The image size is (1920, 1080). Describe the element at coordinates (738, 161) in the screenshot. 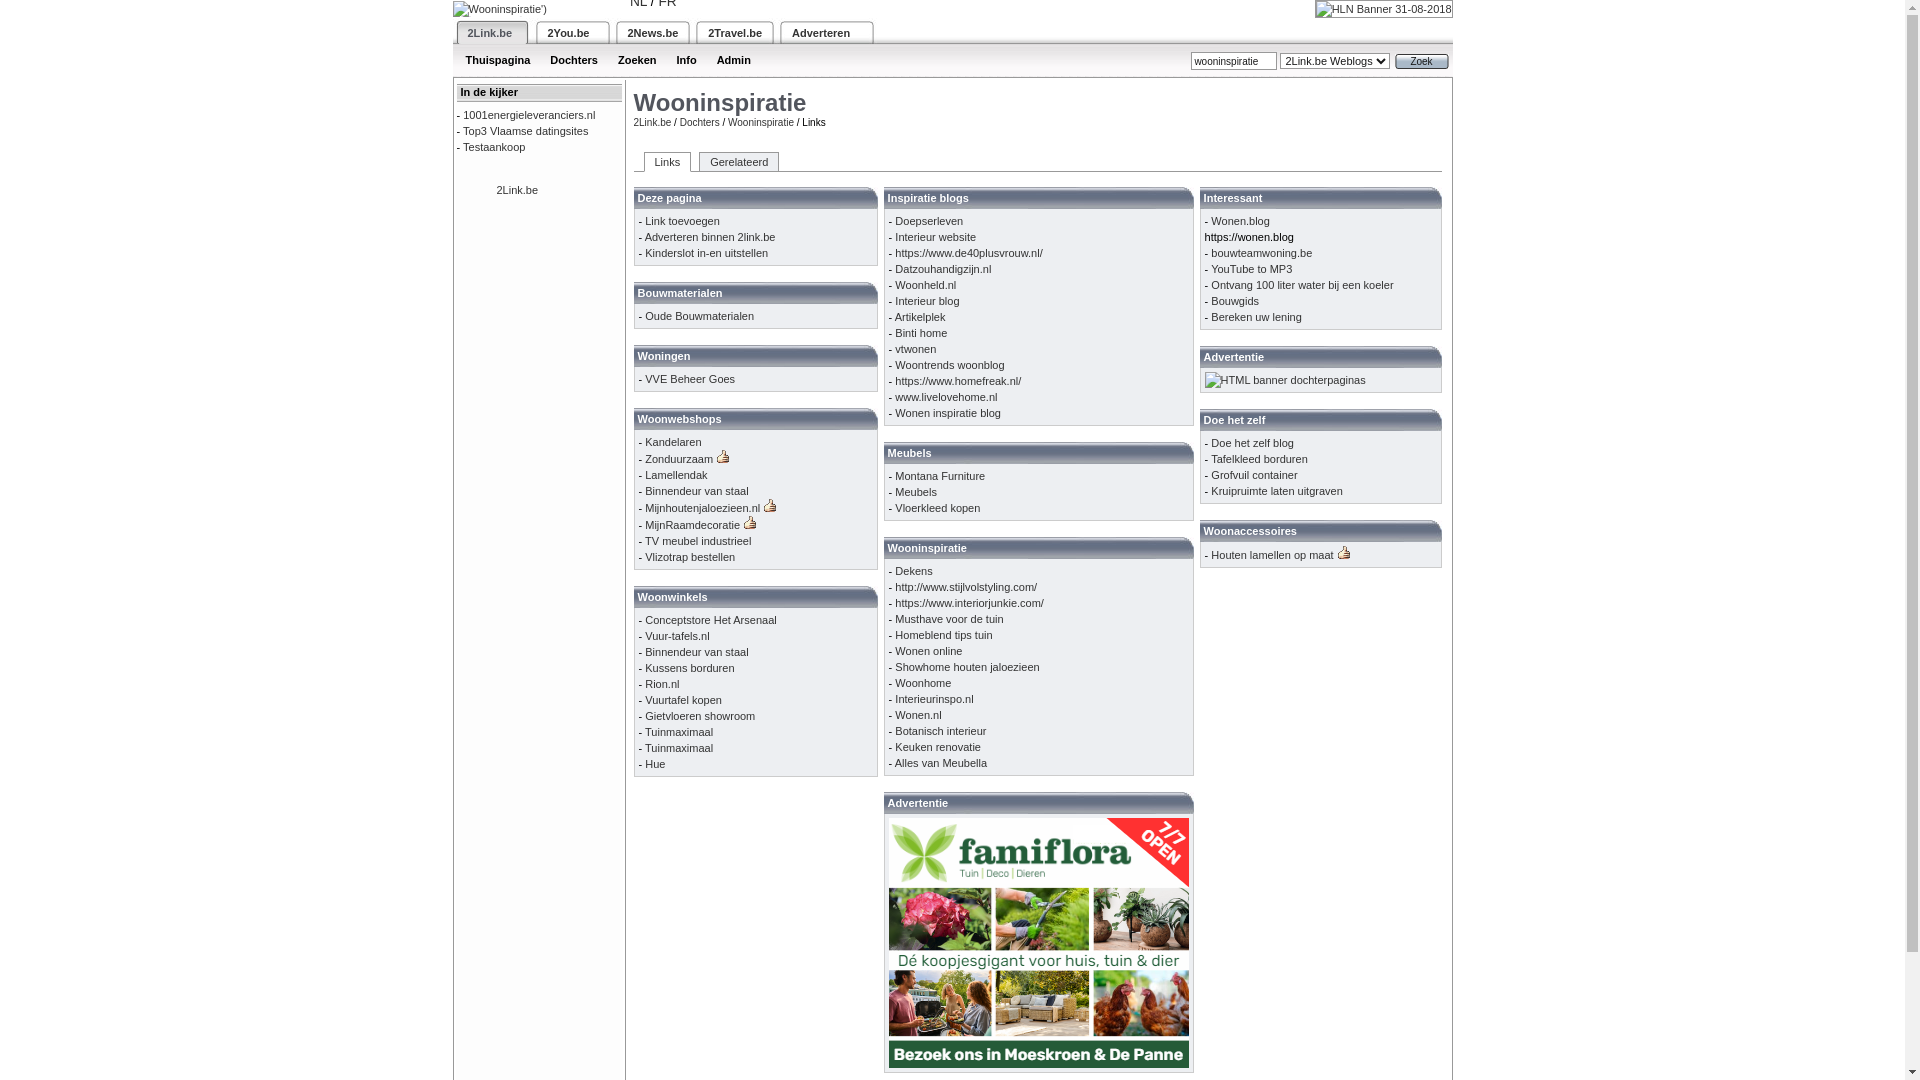

I see `'Gerelateerd'` at that location.